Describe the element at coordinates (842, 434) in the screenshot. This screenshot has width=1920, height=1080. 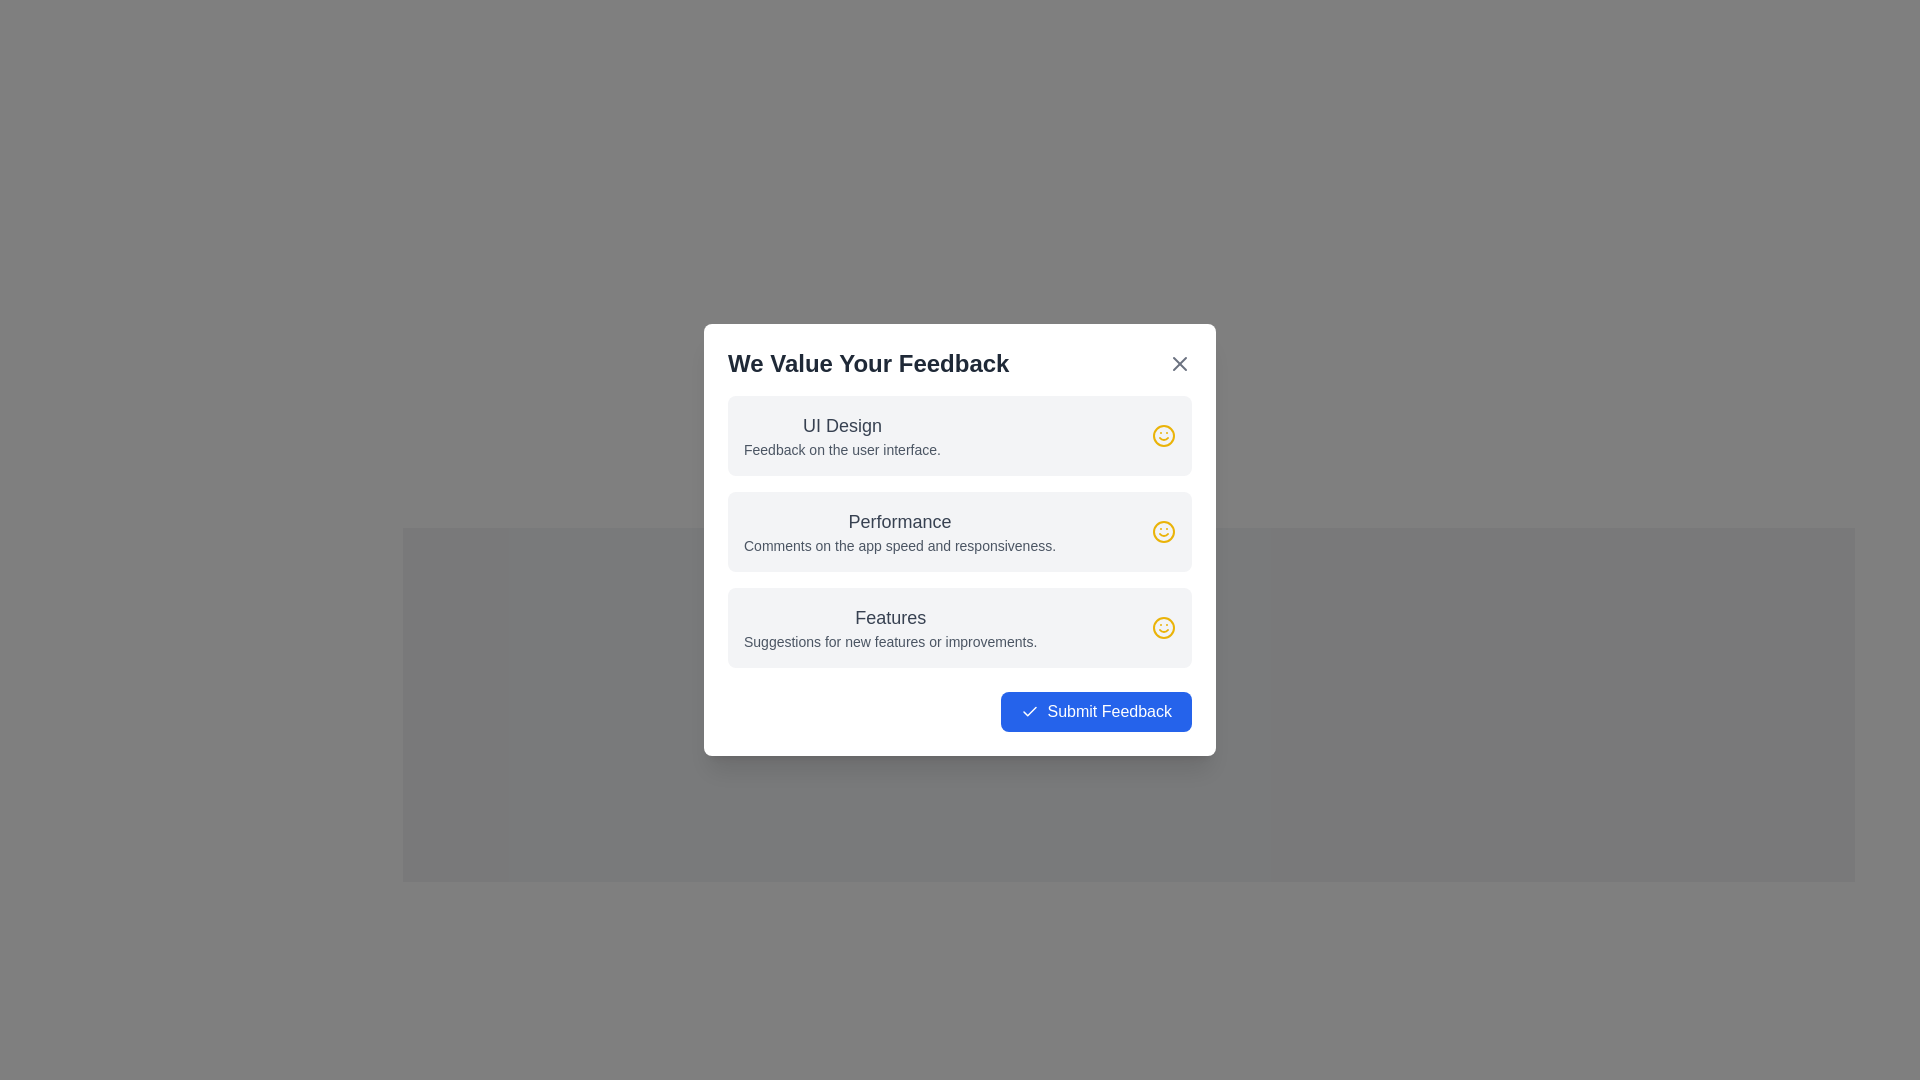
I see `the static text block for 'UI Design' in the feedback form, which is located under 'We Value Your Feedback' and above the 'Performance' option` at that location.